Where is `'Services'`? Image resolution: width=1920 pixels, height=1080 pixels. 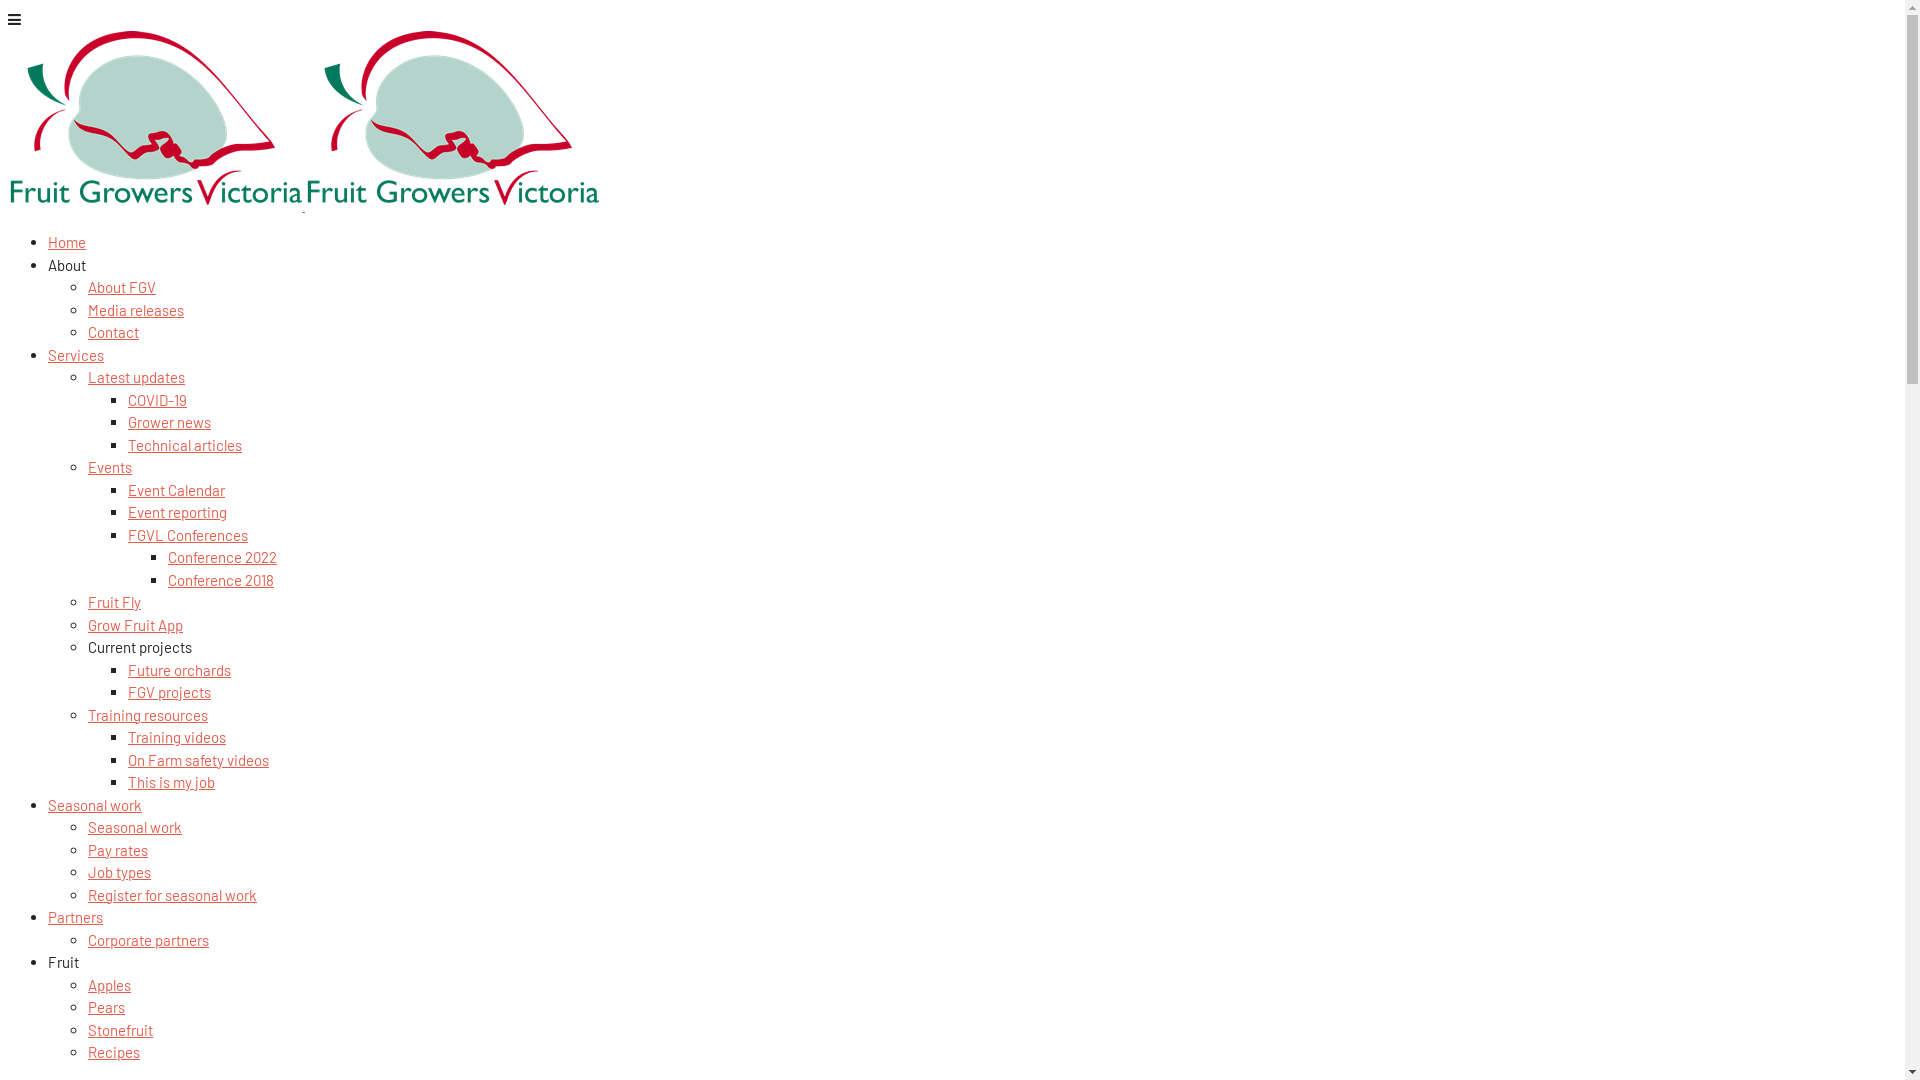
'Services' is located at coordinates (48, 353).